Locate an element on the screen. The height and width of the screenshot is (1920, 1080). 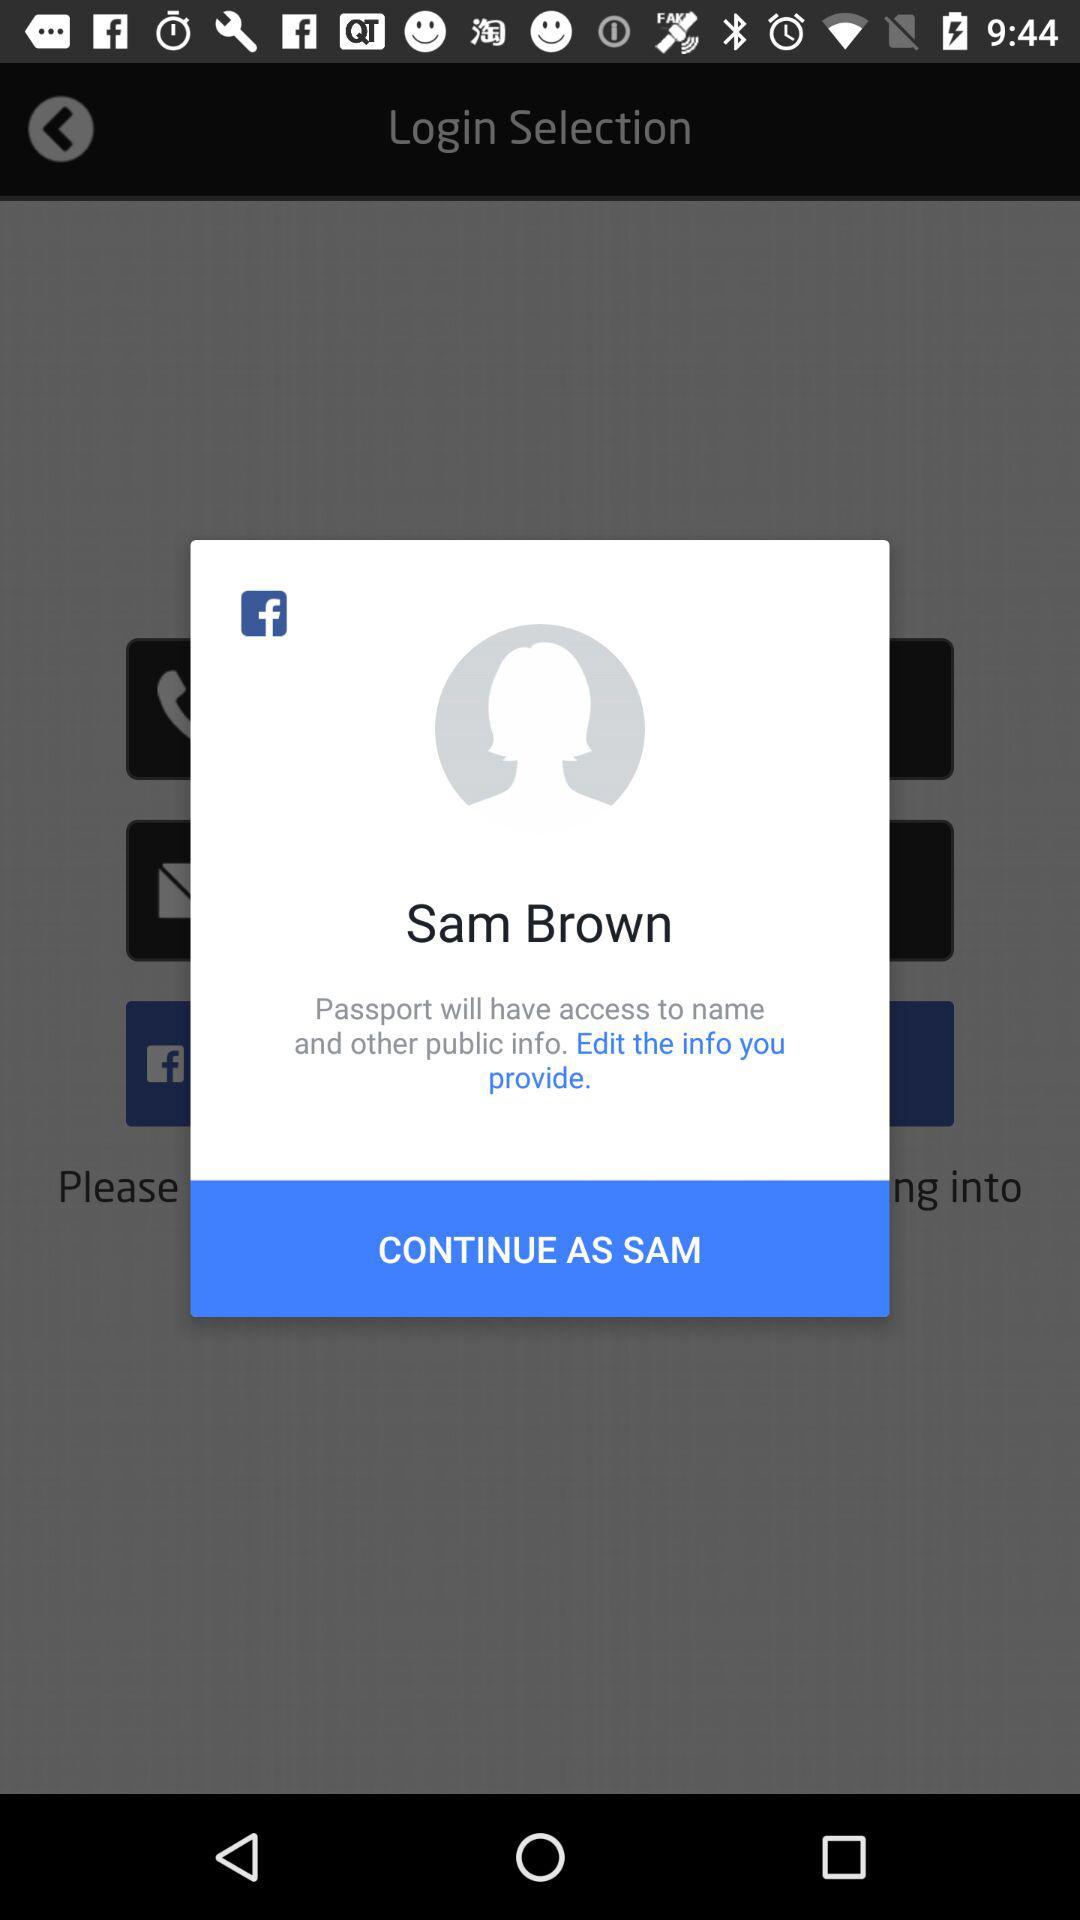
item above the continue as sam icon is located at coordinates (540, 1041).